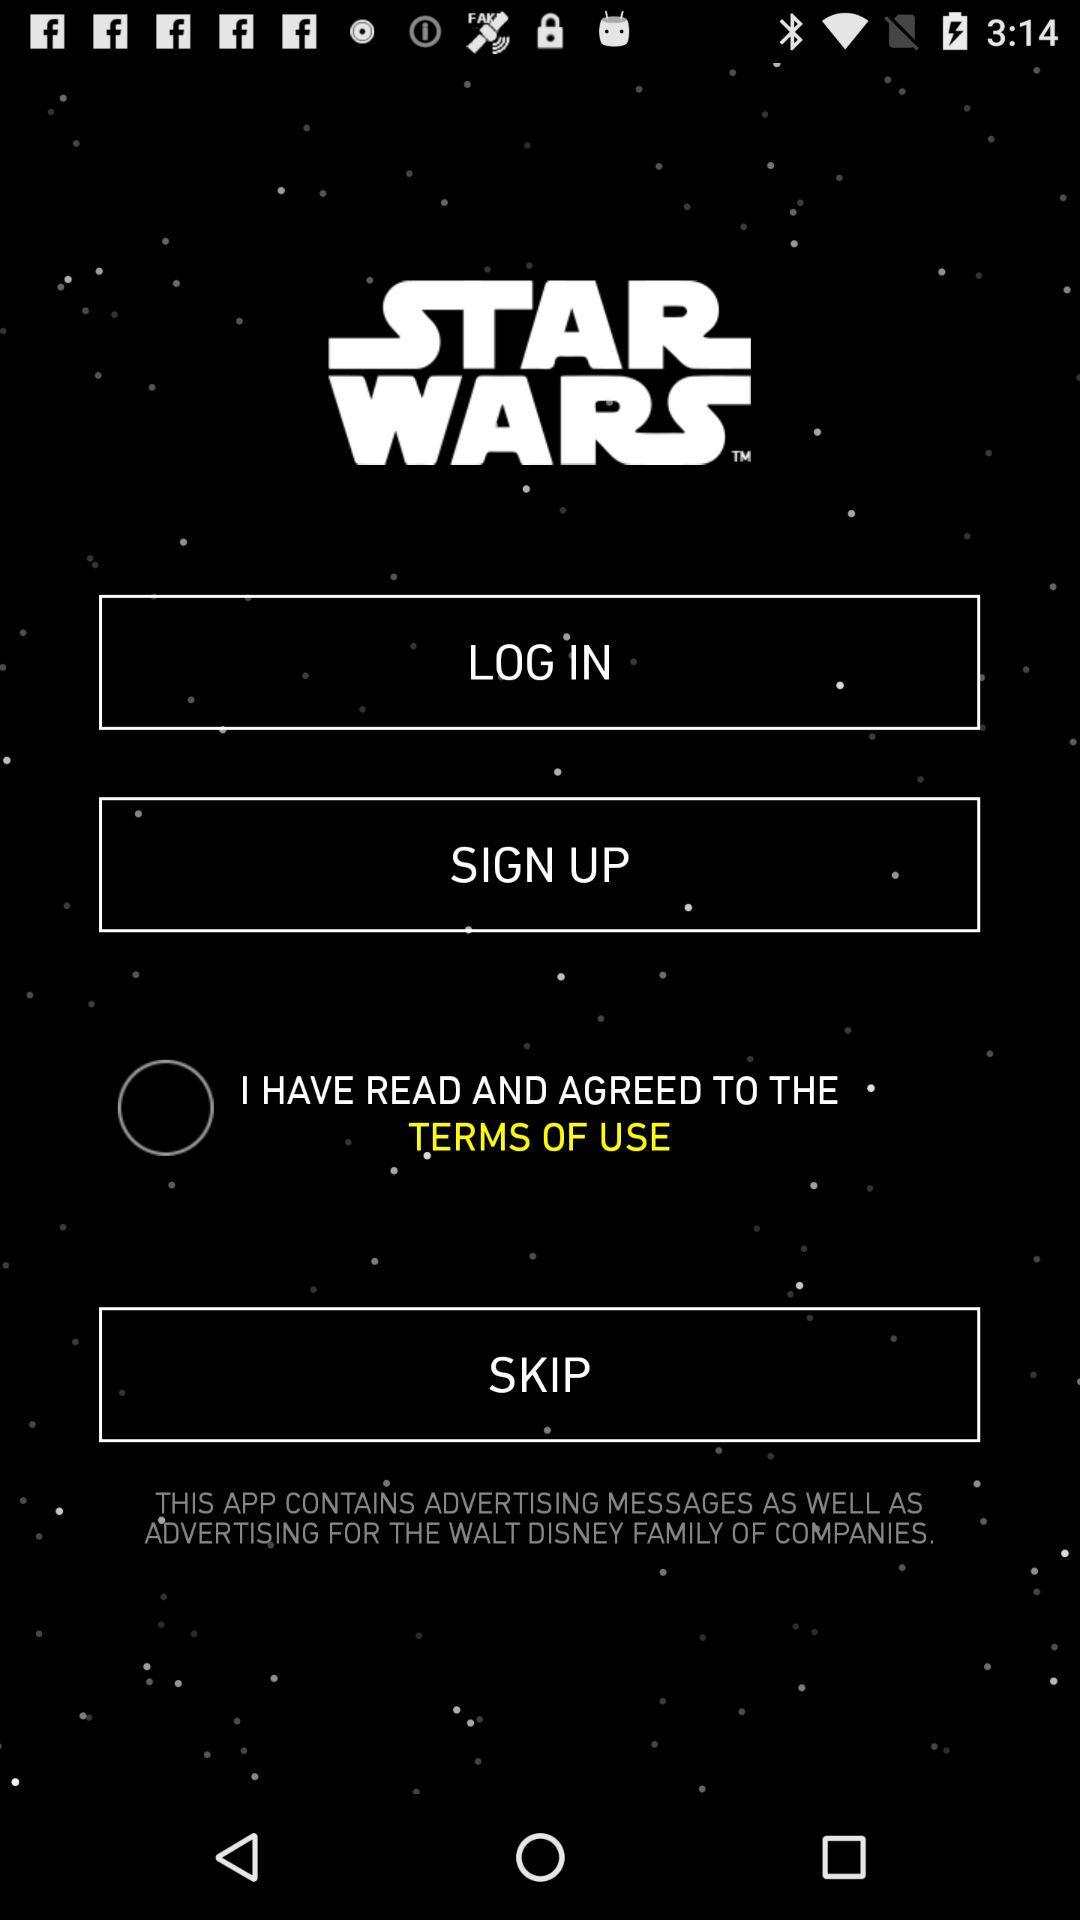 The width and height of the screenshot is (1080, 1920). What do you see at coordinates (538, 1136) in the screenshot?
I see `the item below the i have read icon` at bounding box center [538, 1136].